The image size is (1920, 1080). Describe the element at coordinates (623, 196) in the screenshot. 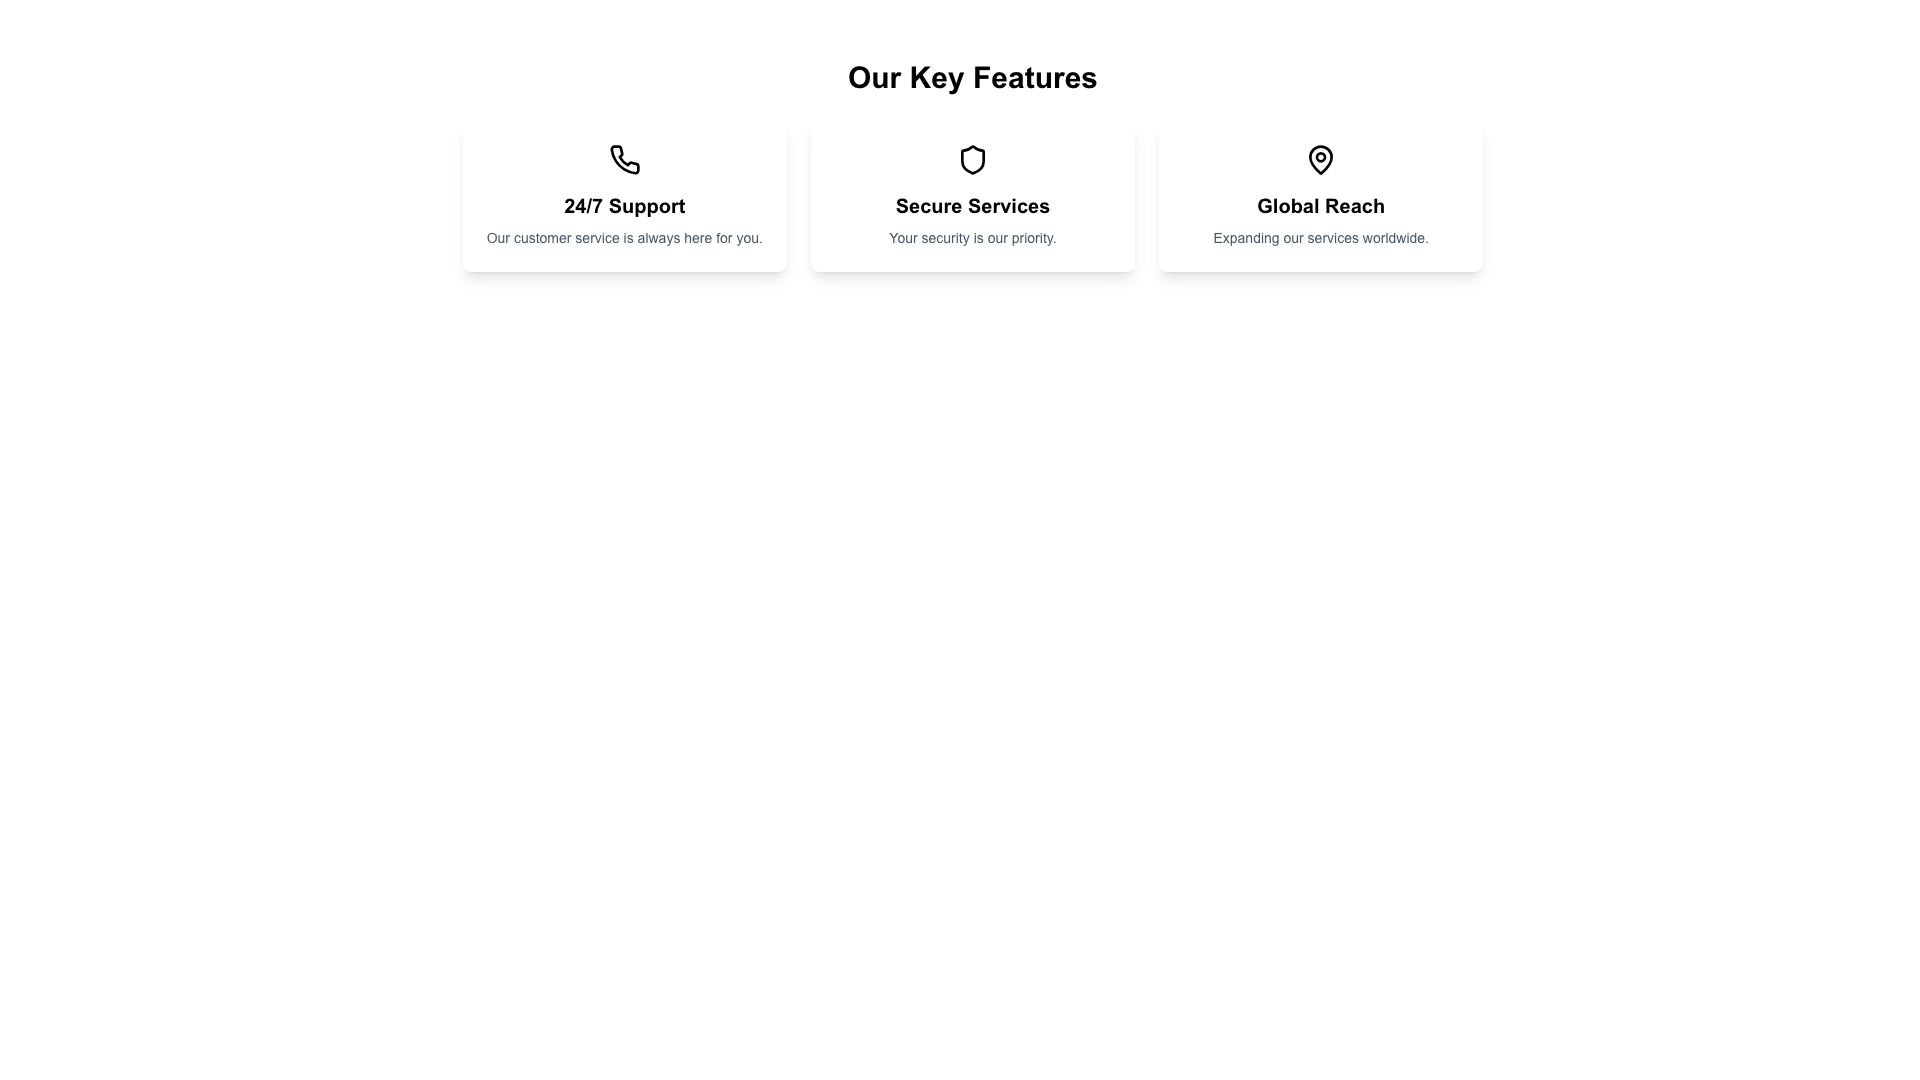

I see `the Informational Card featuring a black phone icon and the text '24/7 Support', which is located in the leftmost position among three similar elements` at that location.